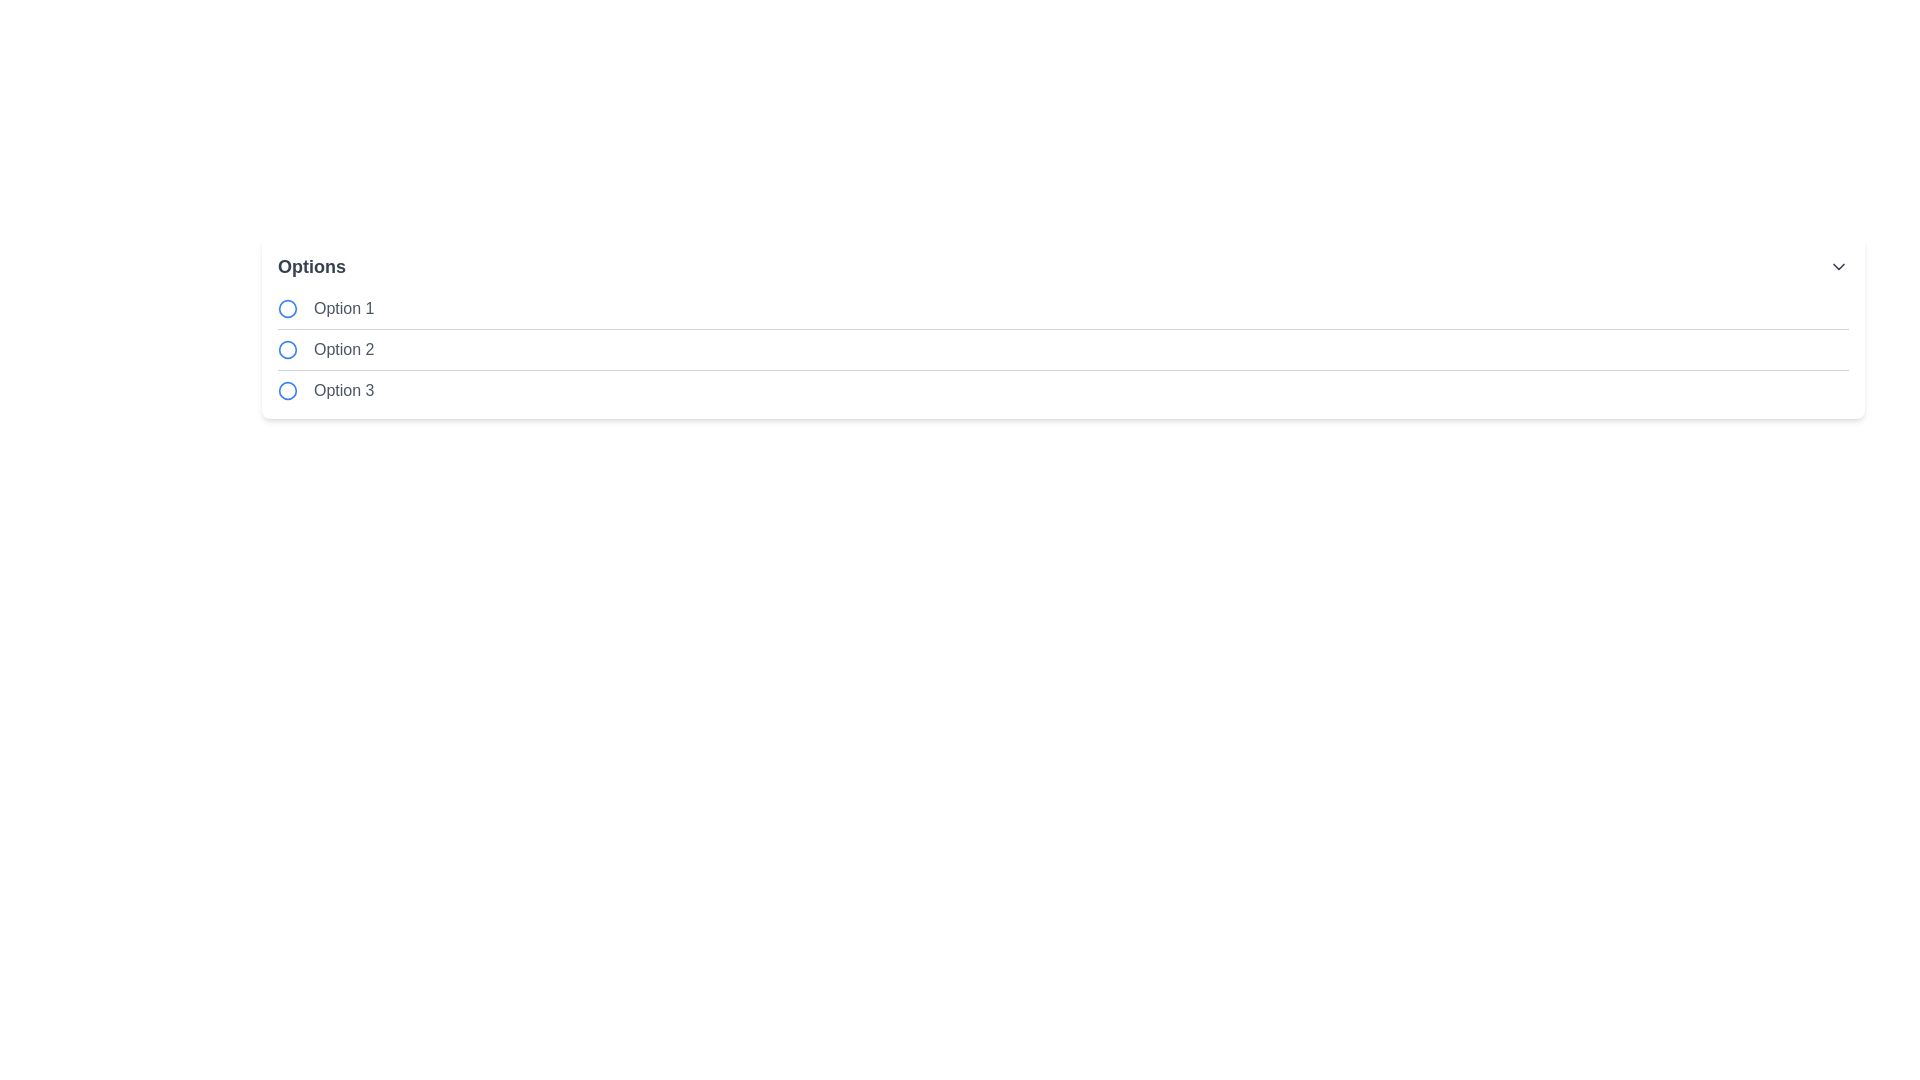 The height and width of the screenshot is (1080, 1920). I want to click on the leftmost radio button in the first row of the options list, so click(287, 308).